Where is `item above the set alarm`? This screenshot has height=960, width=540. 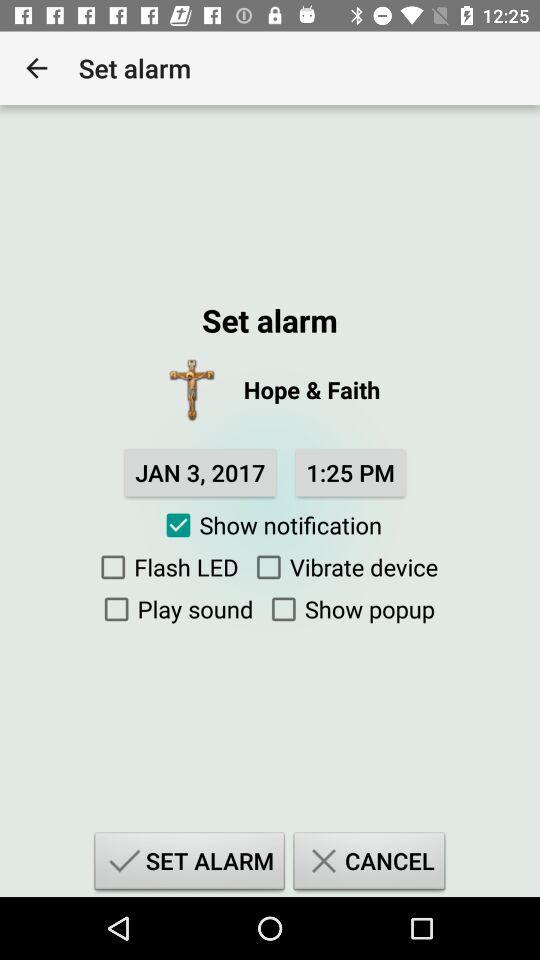 item above the set alarm is located at coordinates (347, 608).